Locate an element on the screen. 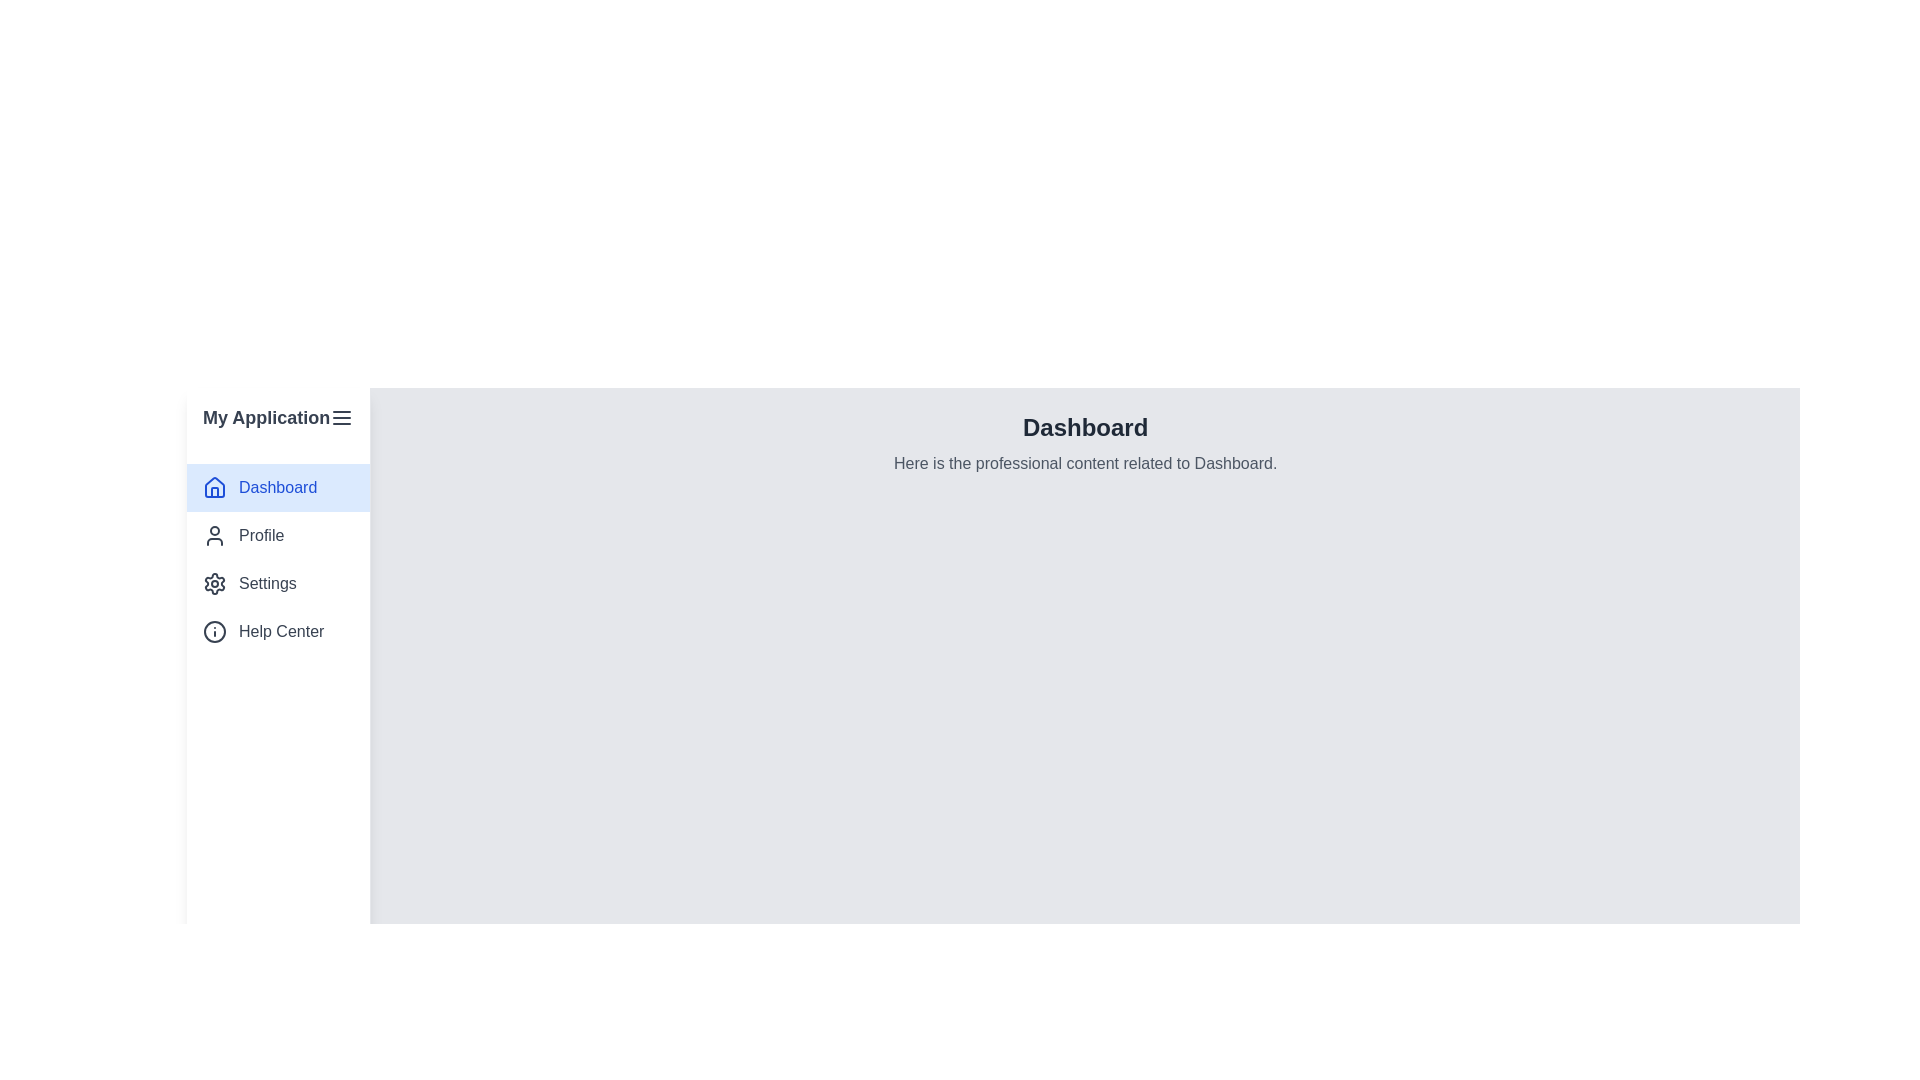 The width and height of the screenshot is (1920, 1080). the profile icon, which is a simplistic user figure located to the left of the 'Profile' text label in the left vertical sidebar is located at coordinates (215, 535).